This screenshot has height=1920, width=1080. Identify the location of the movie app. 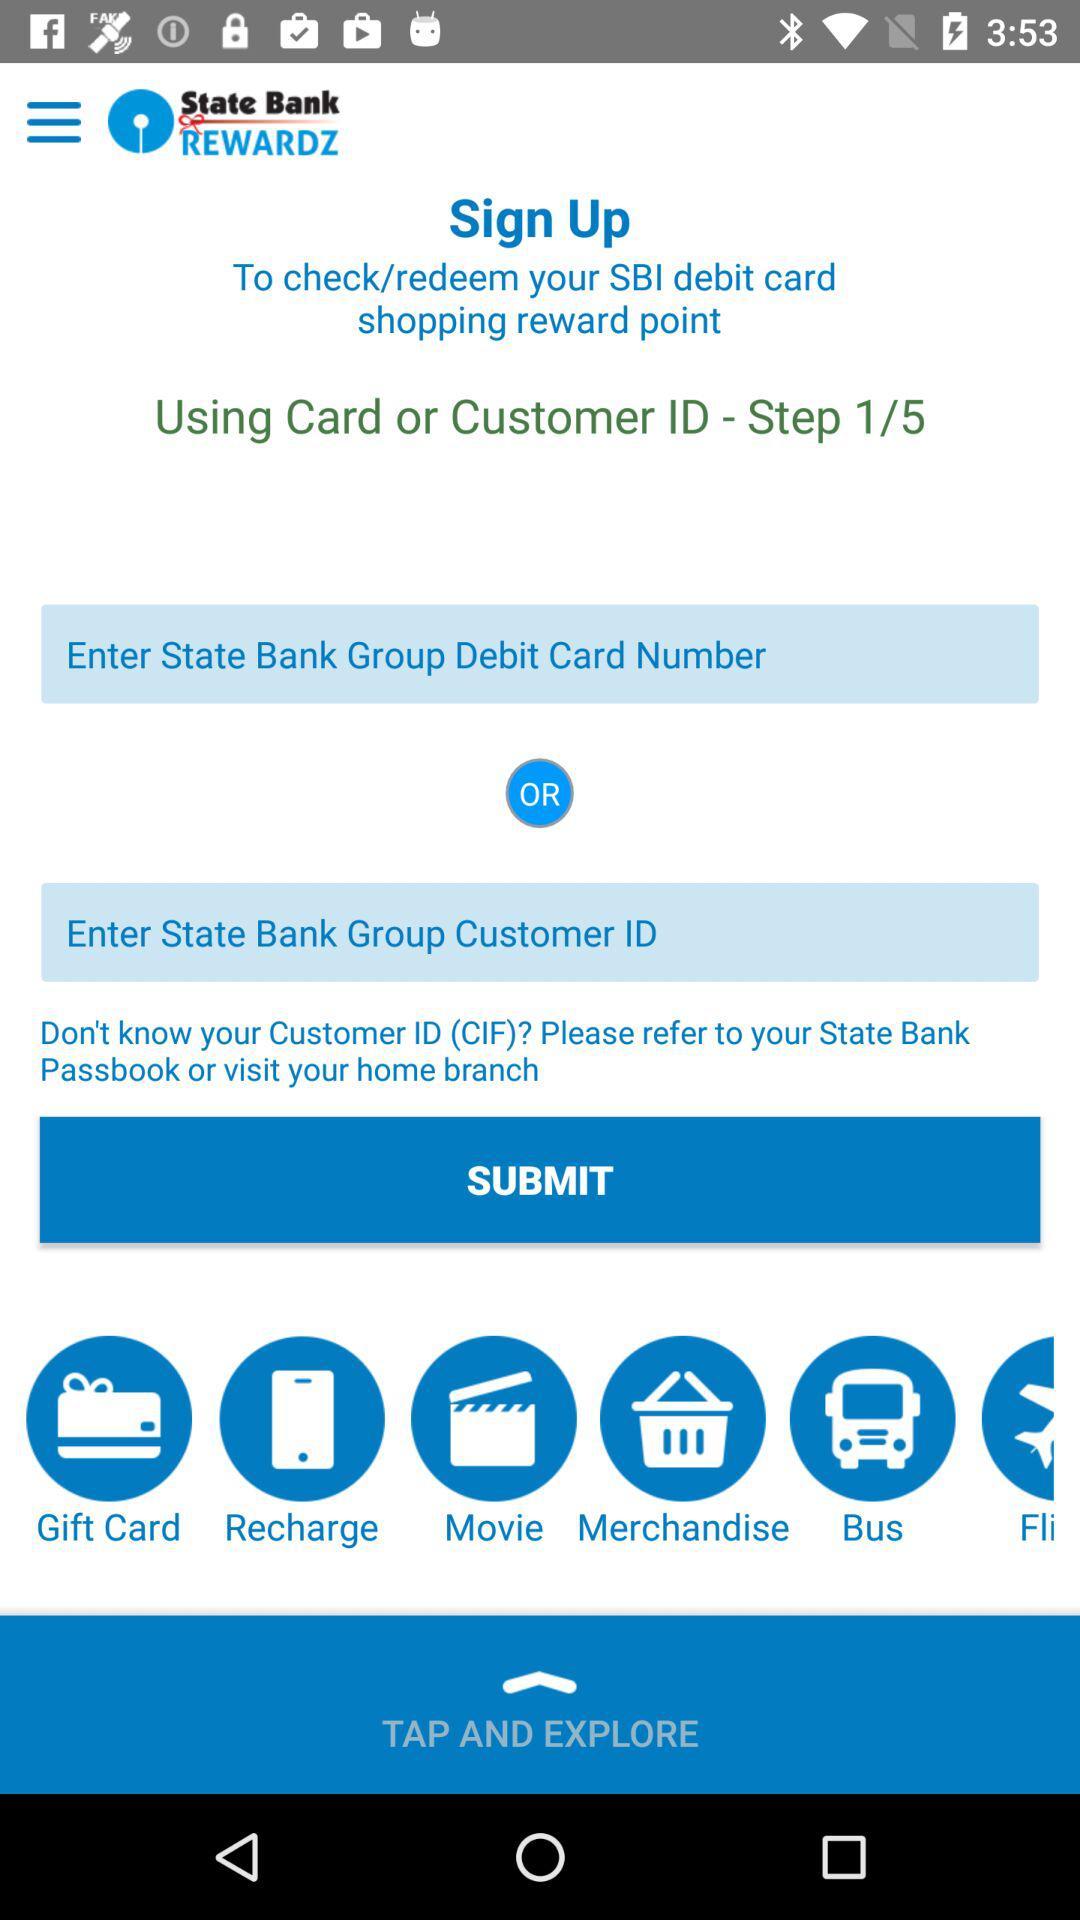
(493, 1443).